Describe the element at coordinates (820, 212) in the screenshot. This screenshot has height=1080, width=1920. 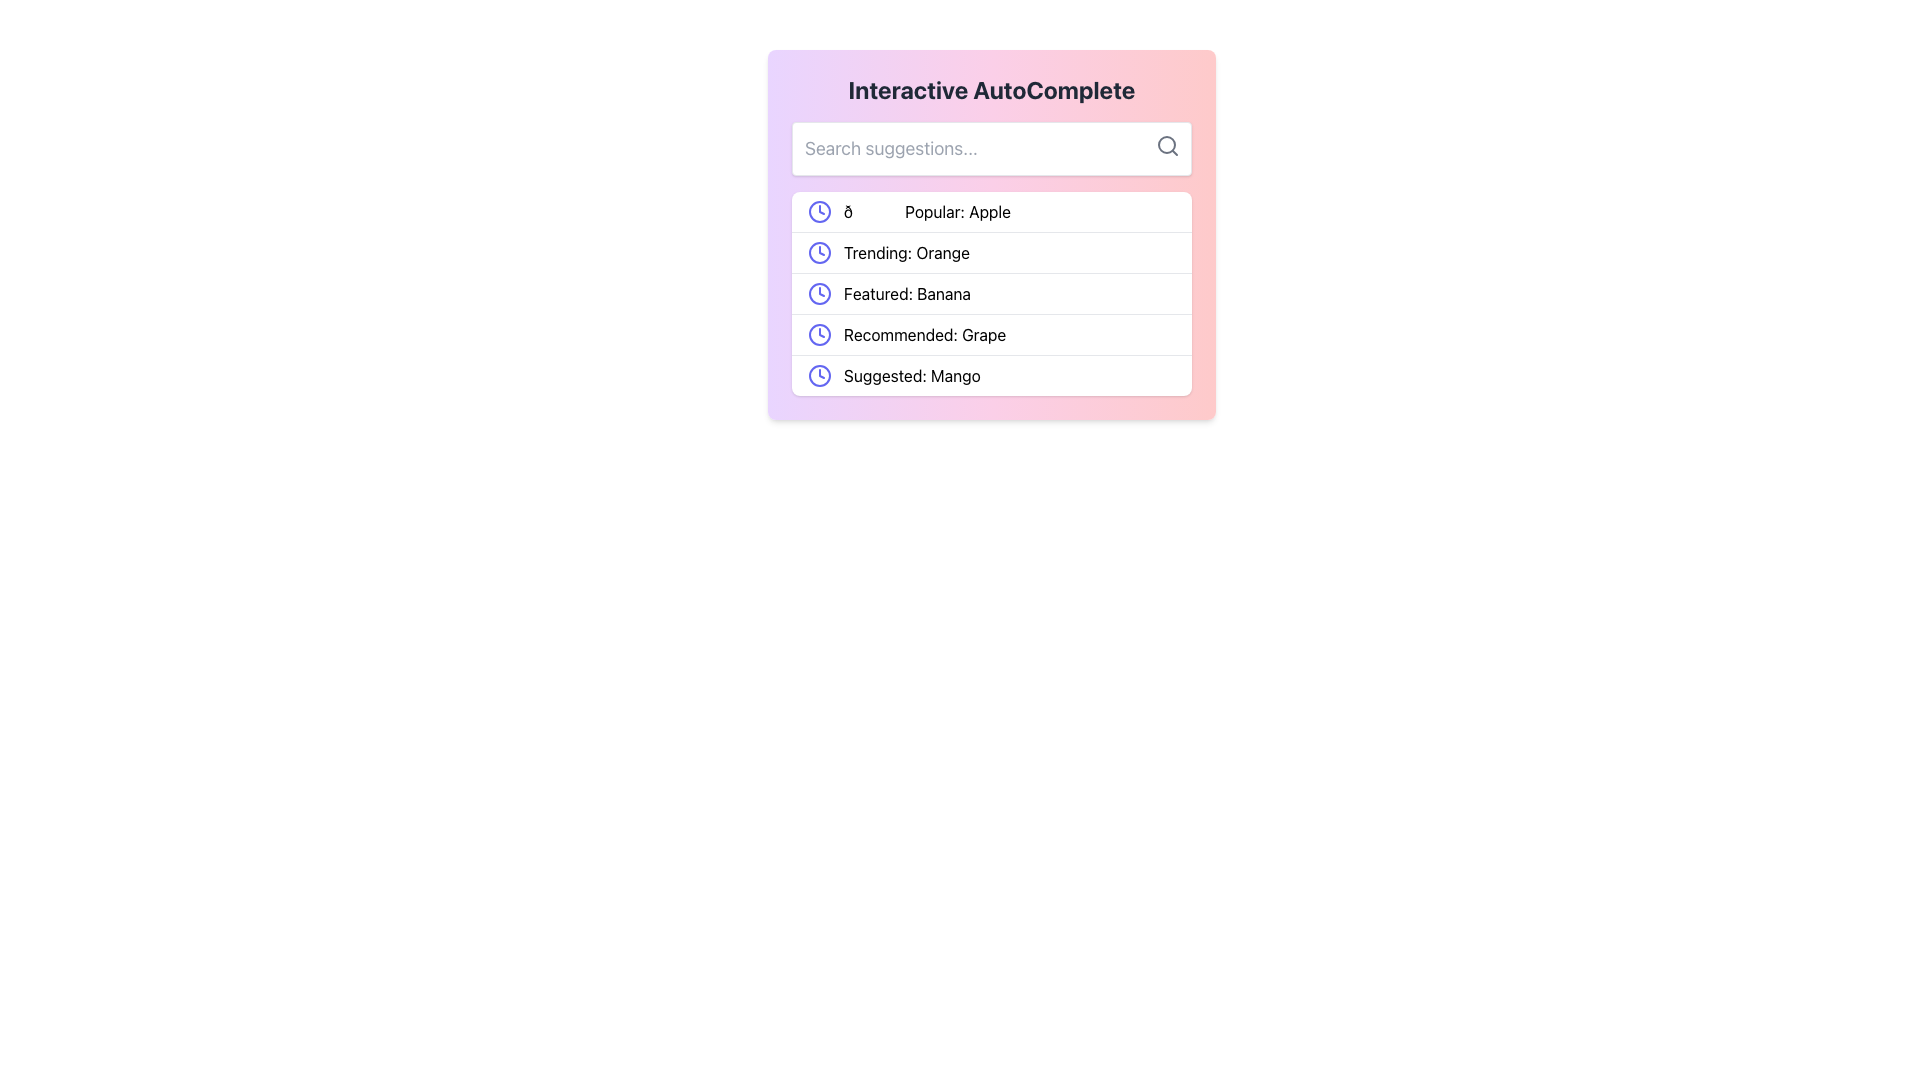
I see `the SVG circle element of the clock icon located in the leftmost column of the first row of the dropdown suggestion list` at that location.